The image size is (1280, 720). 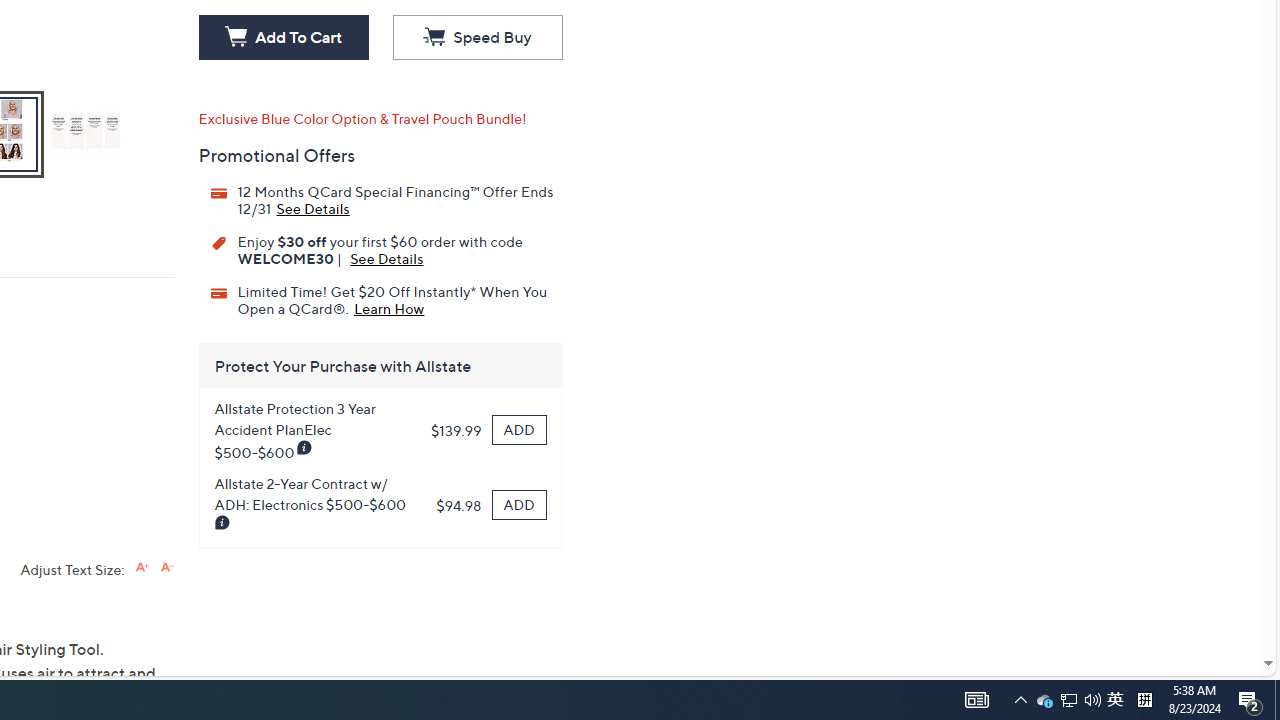 I want to click on 'Speed Buy', so click(x=476, y=38).